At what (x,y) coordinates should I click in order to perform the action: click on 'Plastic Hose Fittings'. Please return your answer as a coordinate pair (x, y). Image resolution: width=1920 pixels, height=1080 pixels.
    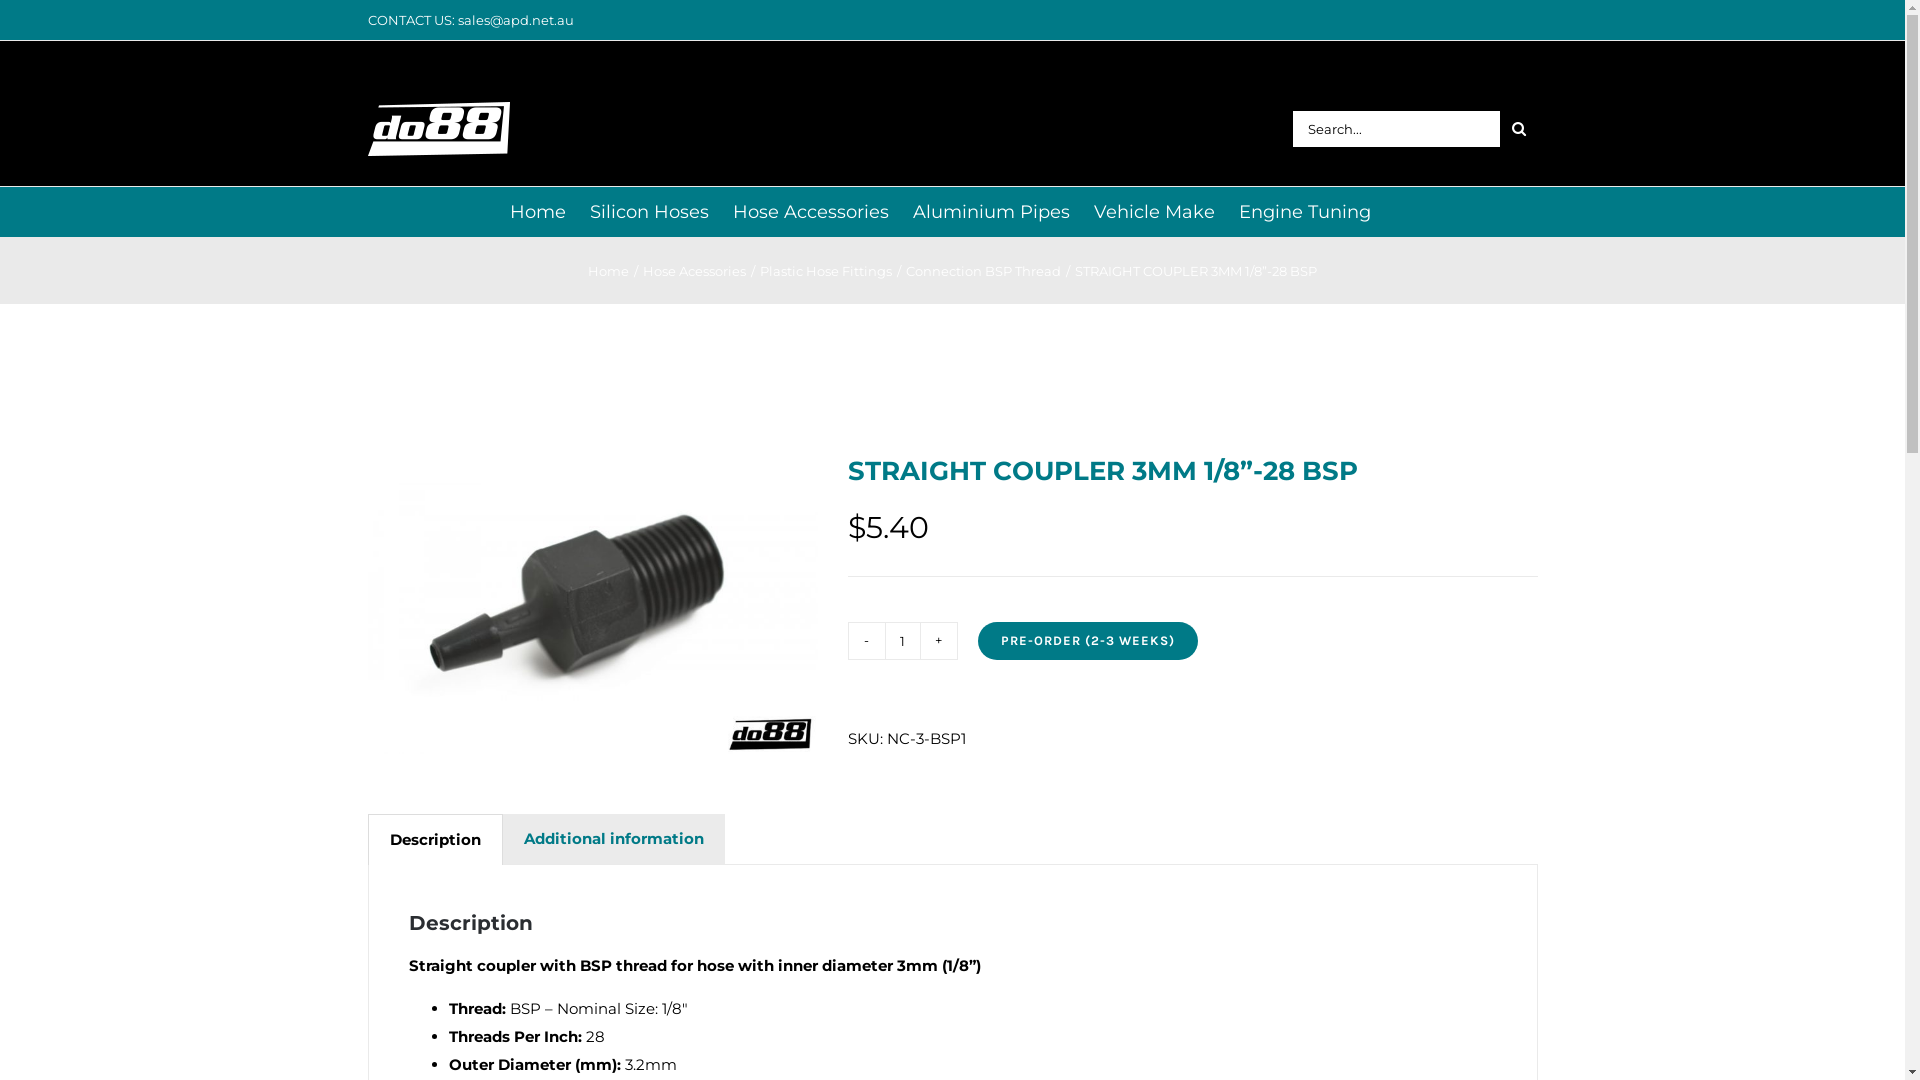
    Looking at the image, I should click on (825, 270).